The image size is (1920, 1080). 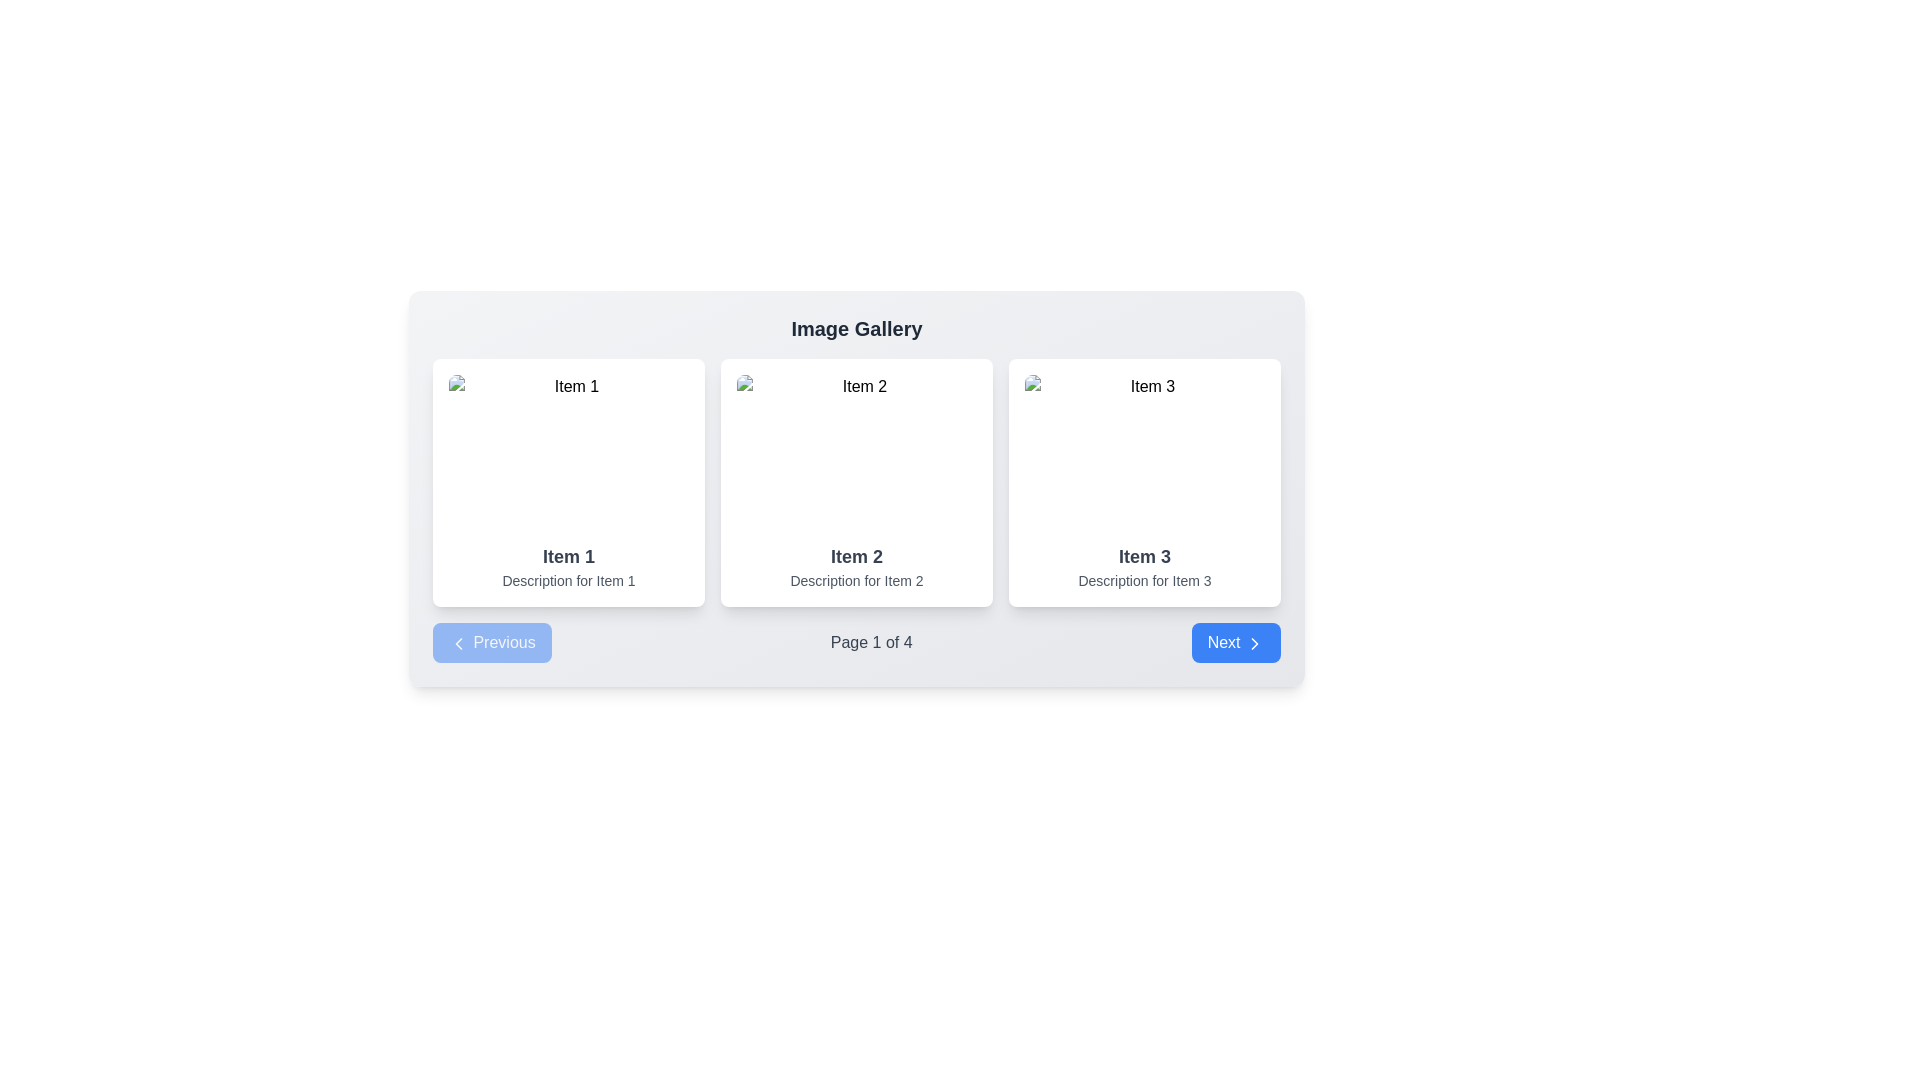 I want to click on 'Previous' button with a blue background and white text, located on the left side of the pagination control bar, for accessibility hints, so click(x=492, y=643).